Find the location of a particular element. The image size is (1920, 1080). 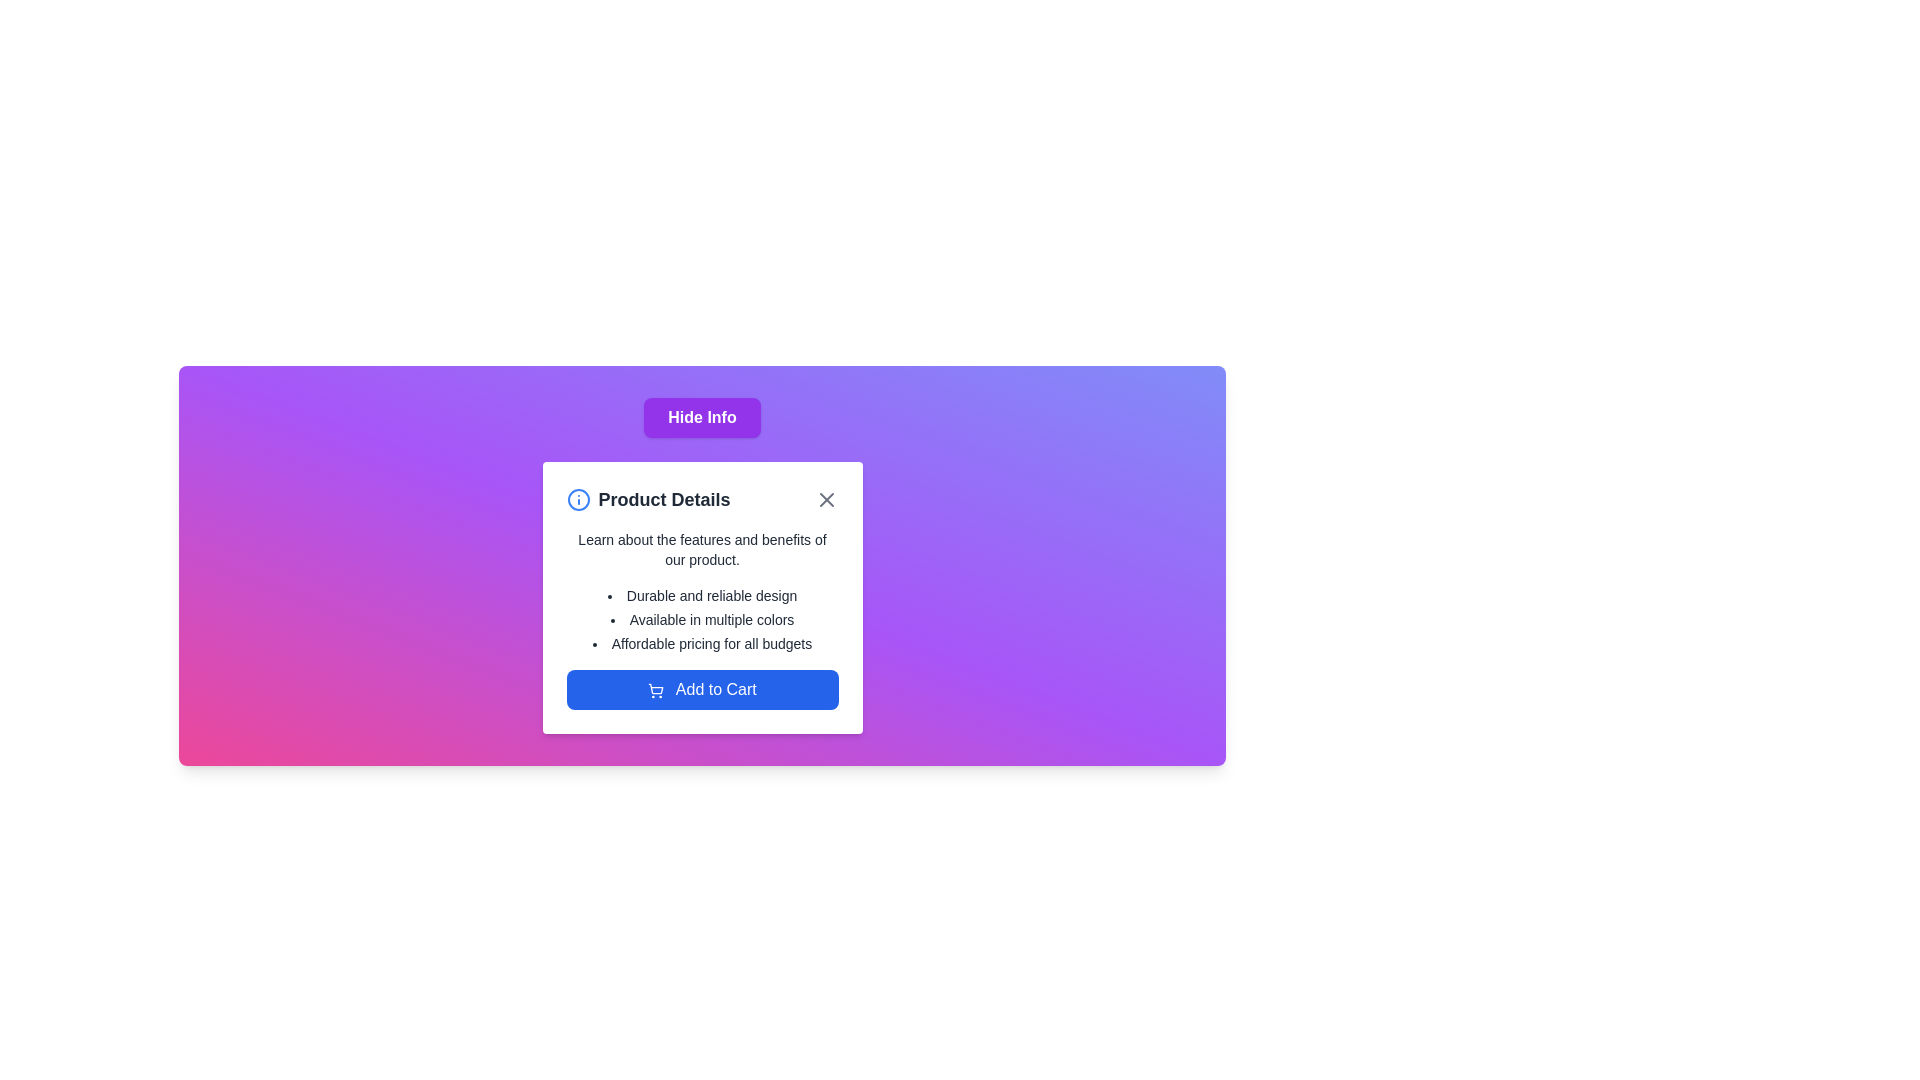

the shopping cart icon located to the left of the 'Add to Cart' button is located at coordinates (656, 689).